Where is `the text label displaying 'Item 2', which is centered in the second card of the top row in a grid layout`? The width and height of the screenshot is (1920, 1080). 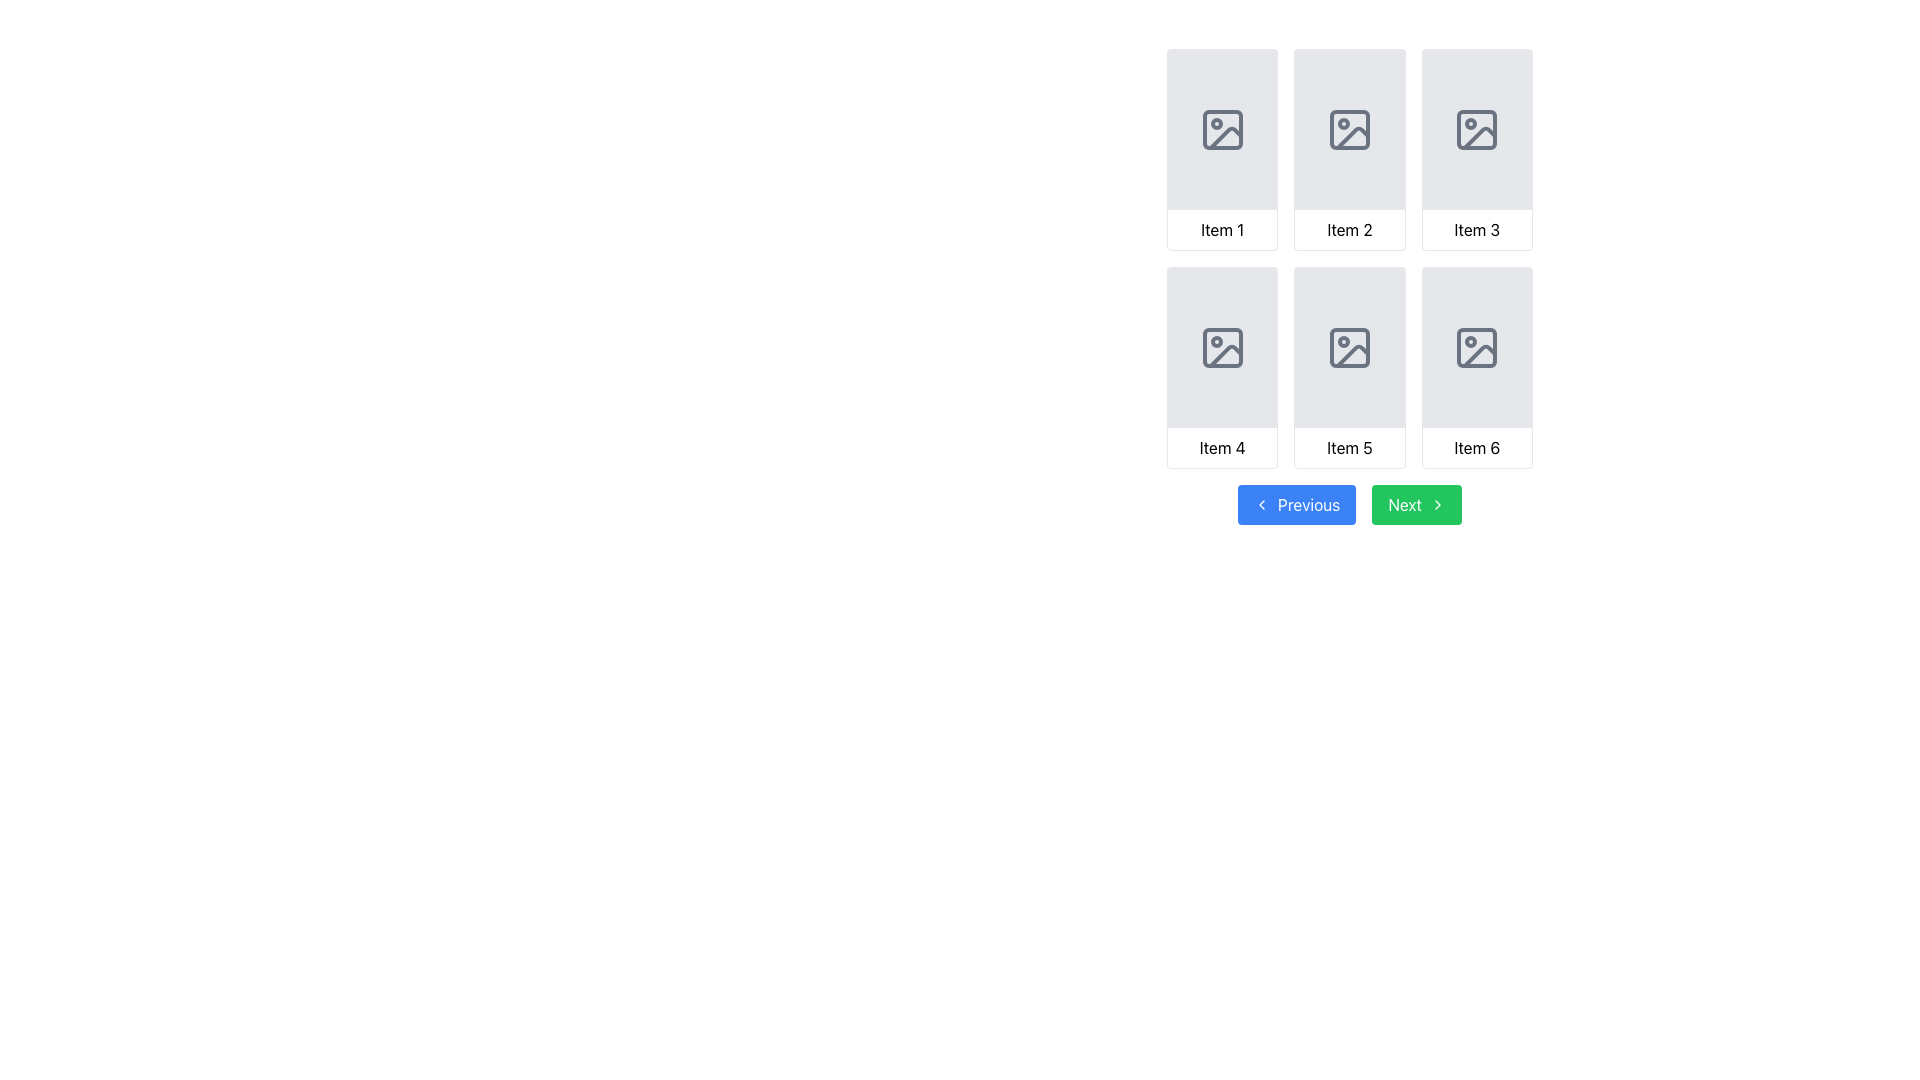 the text label displaying 'Item 2', which is centered in the second card of the top row in a grid layout is located at coordinates (1349, 229).